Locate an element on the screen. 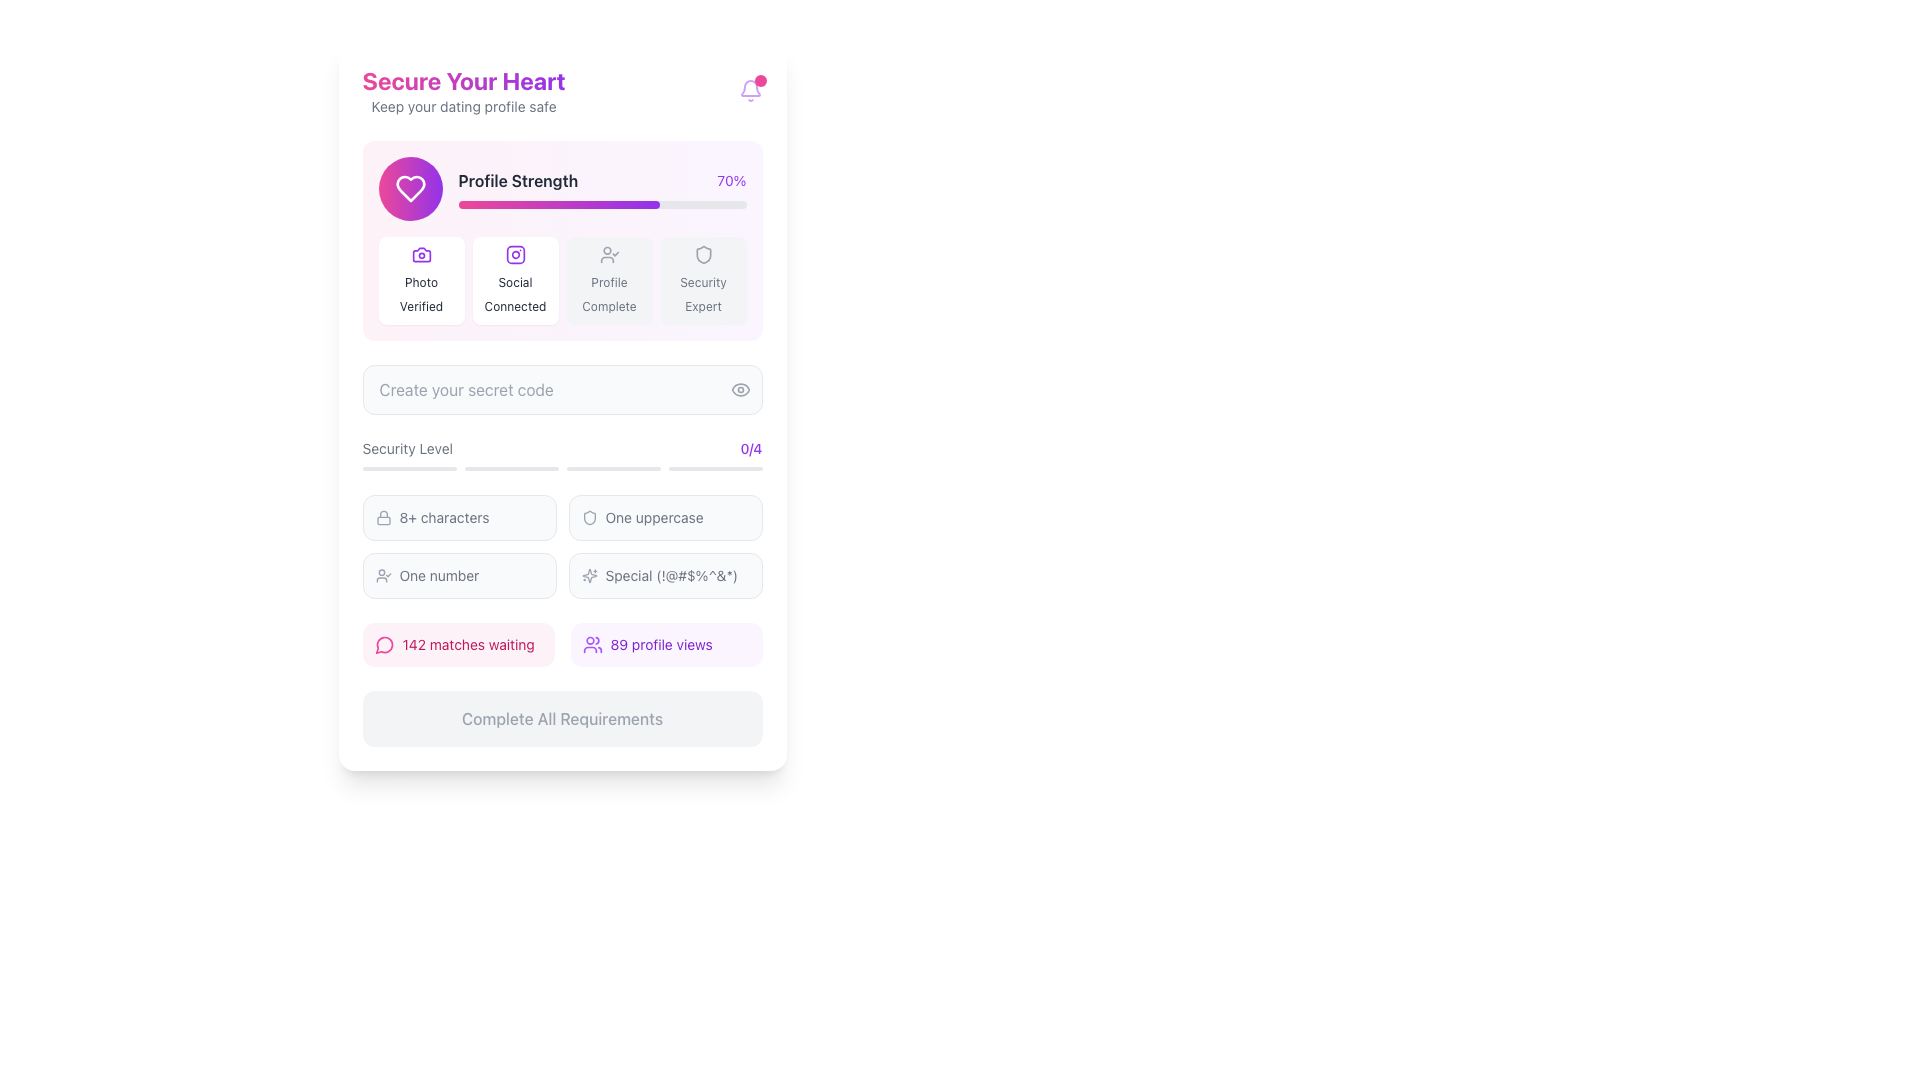 Image resolution: width=1920 pixels, height=1080 pixels. the visual indicator card labeled 'Profile Complete', which is a rectangular card with rounded corners and a light grey background, located in the grid layout under the 'Profile Strength' bar is located at coordinates (608, 281).